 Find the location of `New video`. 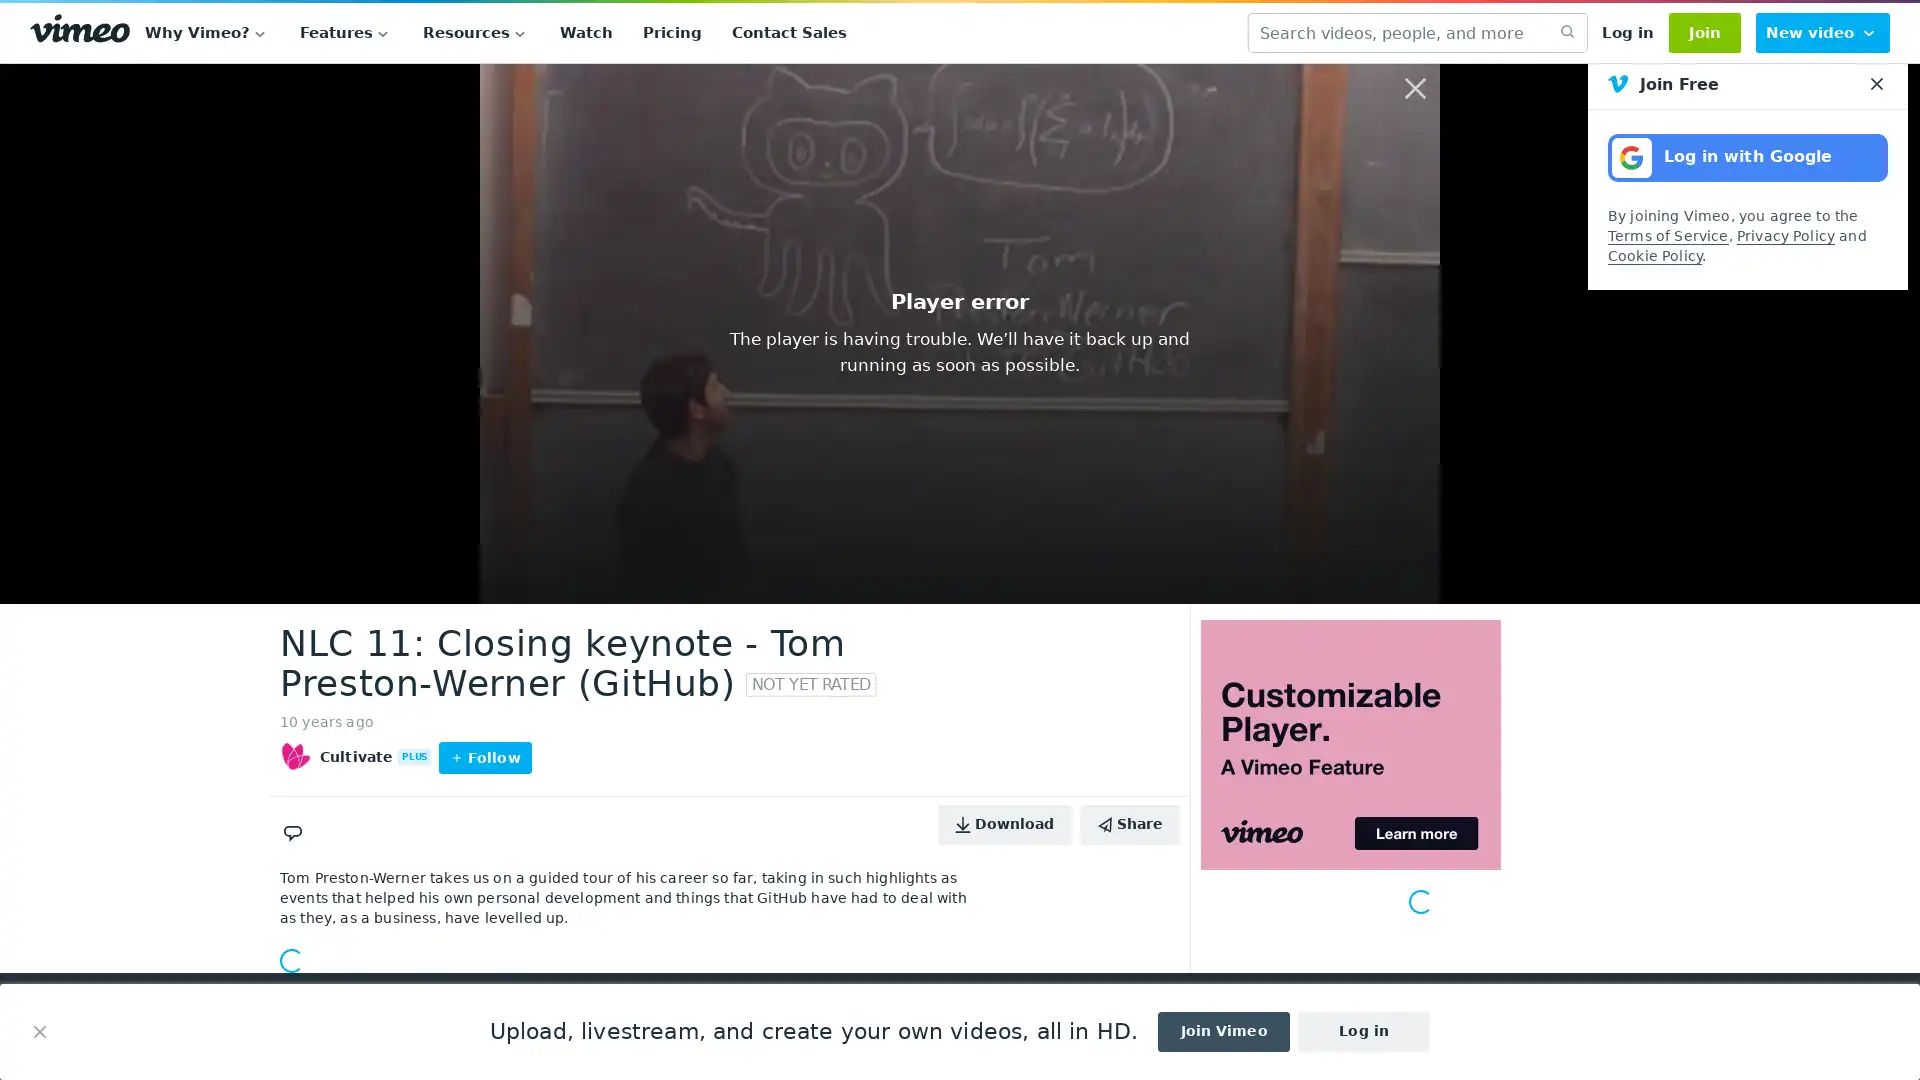

New video is located at coordinates (1822, 33).